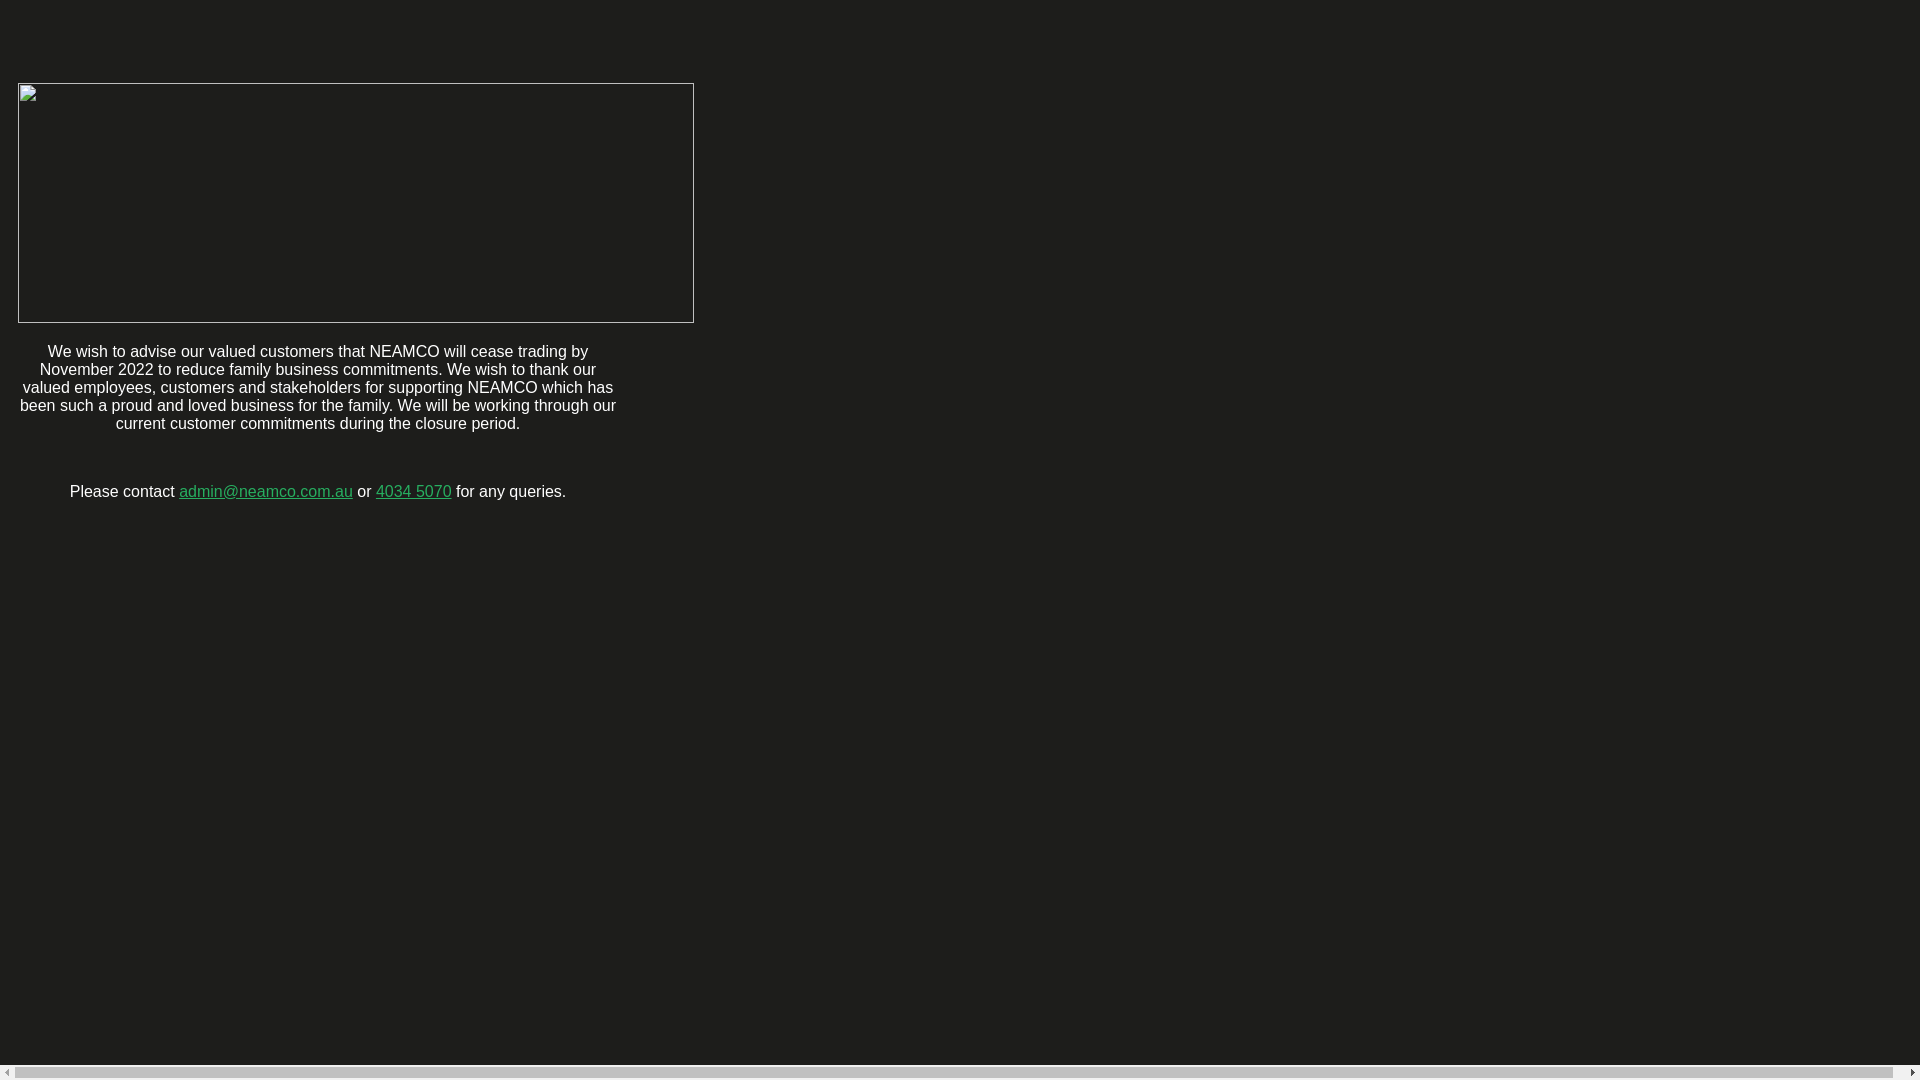 The height and width of the screenshot is (1080, 1920). Describe the element at coordinates (412, 491) in the screenshot. I see `'4034 5070'` at that location.